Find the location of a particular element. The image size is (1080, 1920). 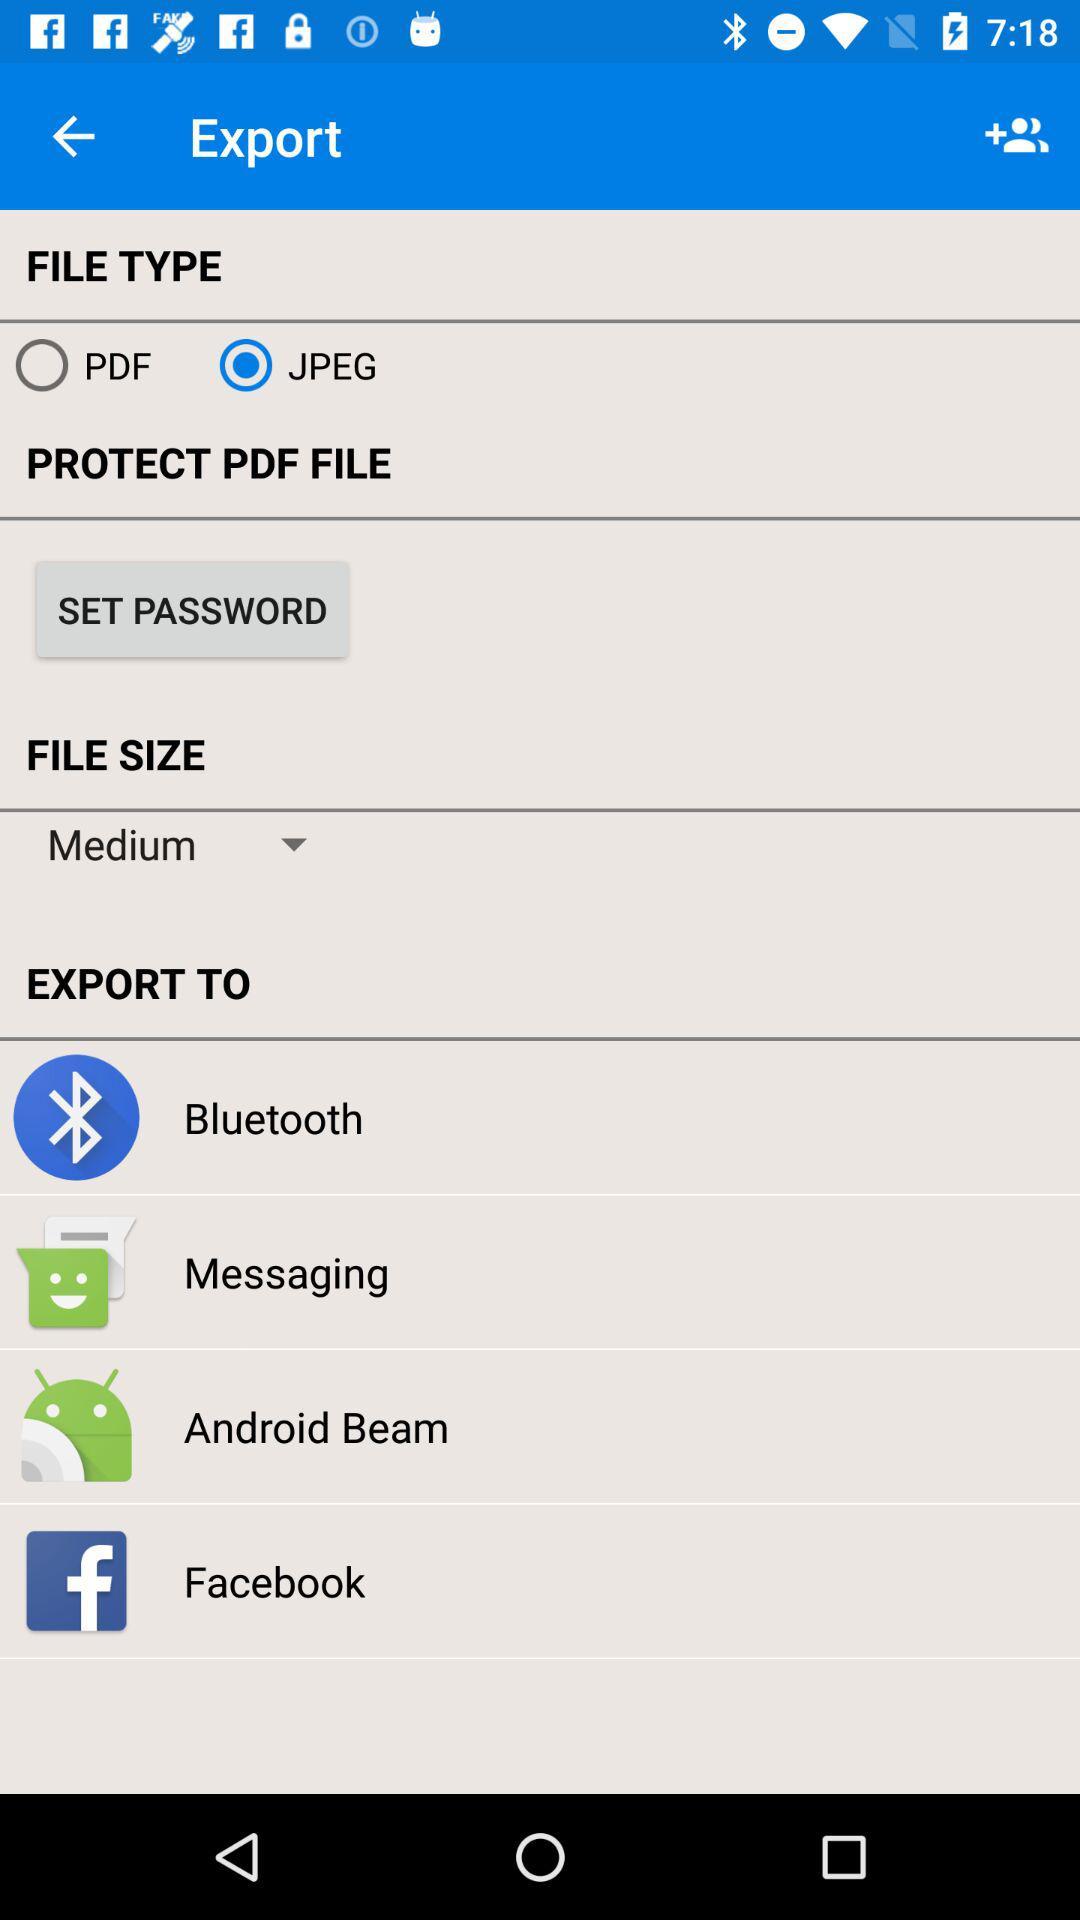

bluetooth is located at coordinates (273, 1116).